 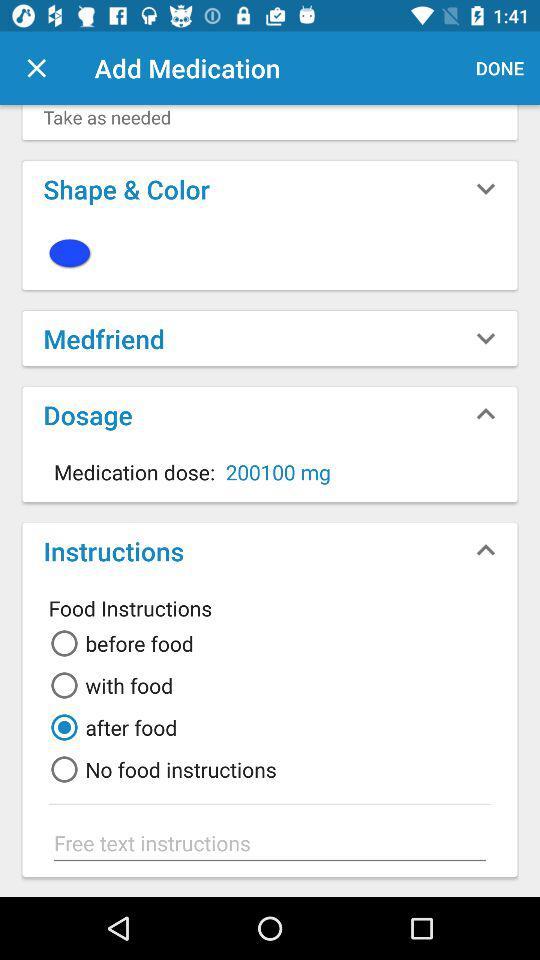 I want to click on the icon below before food item, so click(x=108, y=685).